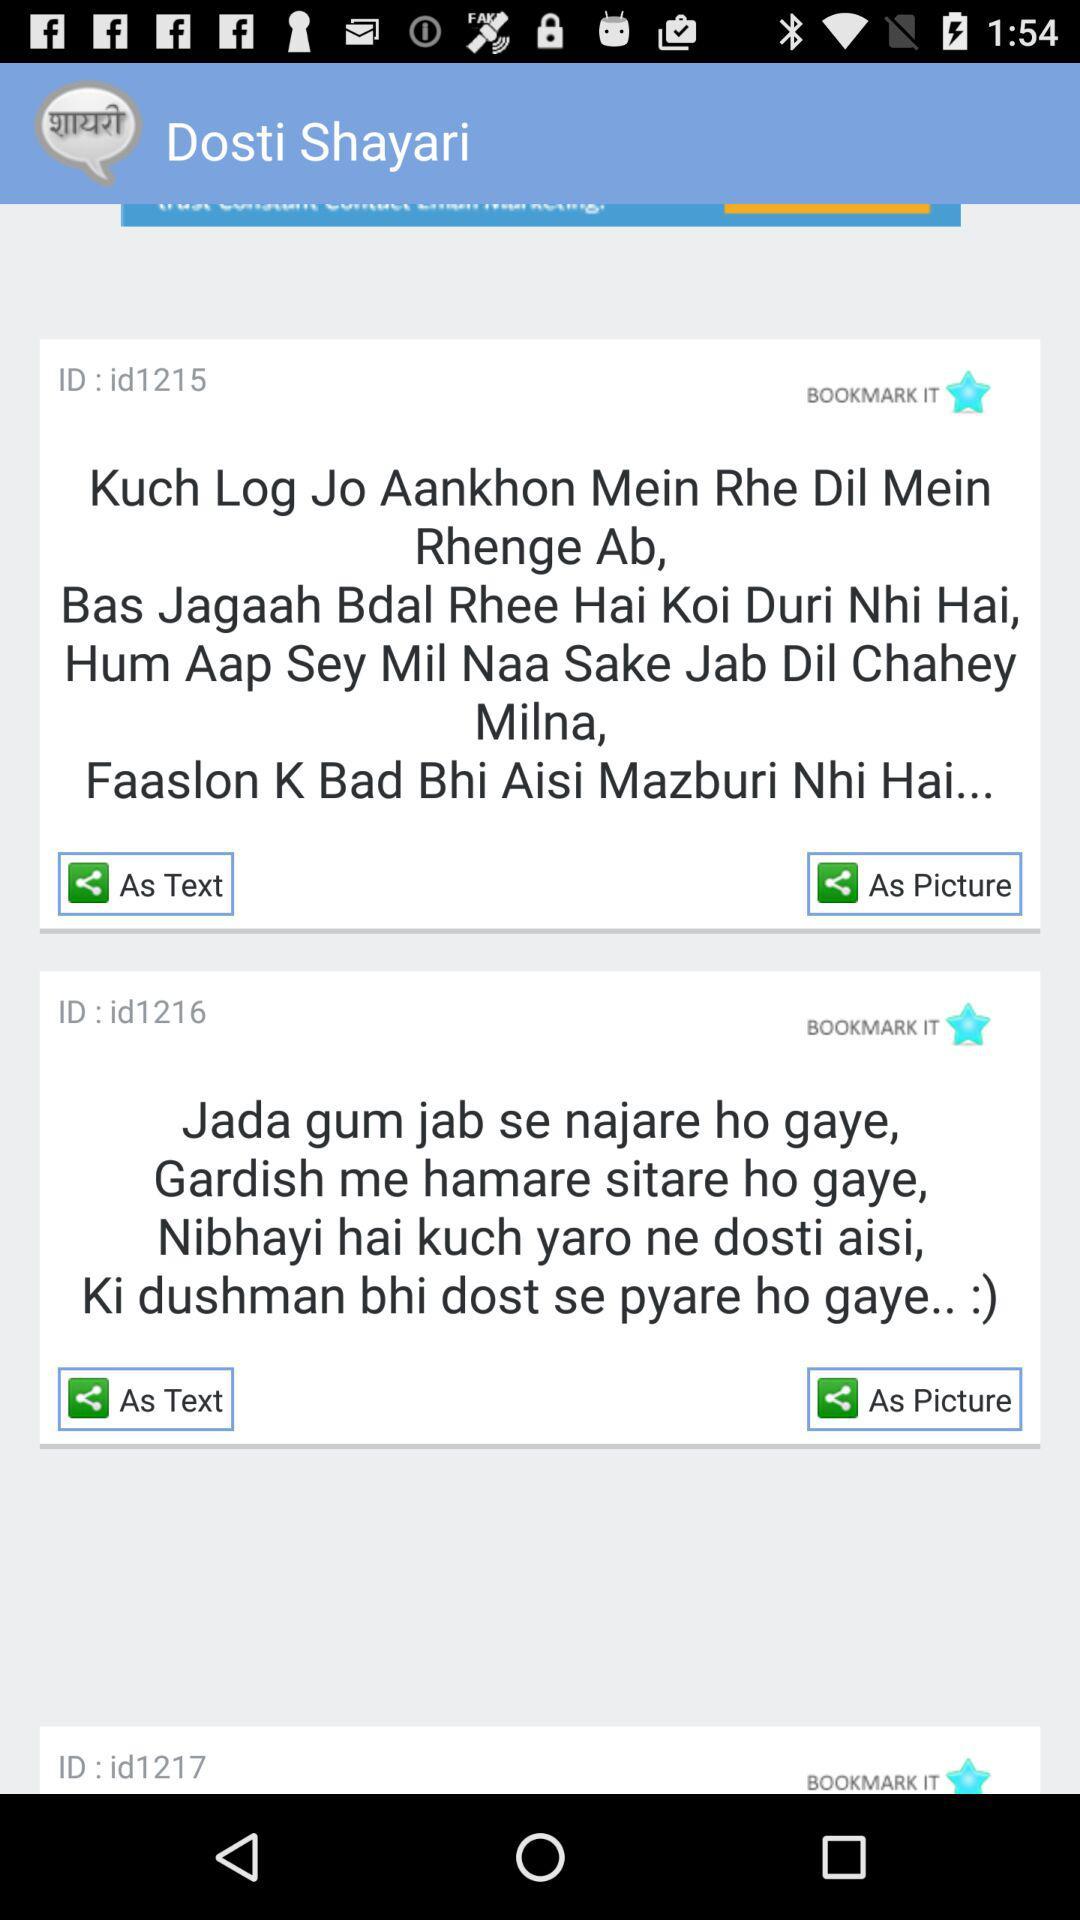 This screenshot has width=1080, height=1920. Describe the element at coordinates (169, 1765) in the screenshot. I see `app next to the id : id icon` at that location.